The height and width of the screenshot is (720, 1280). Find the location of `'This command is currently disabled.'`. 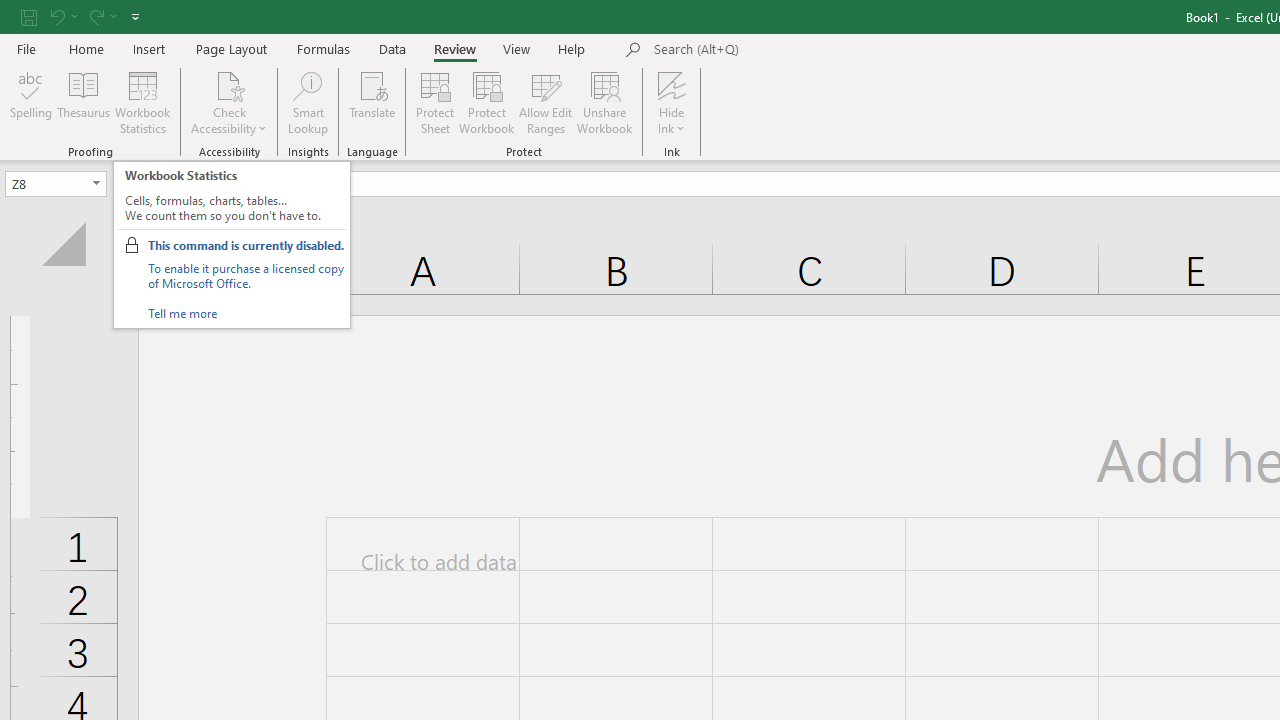

'This command is currently disabled.' is located at coordinates (244, 244).